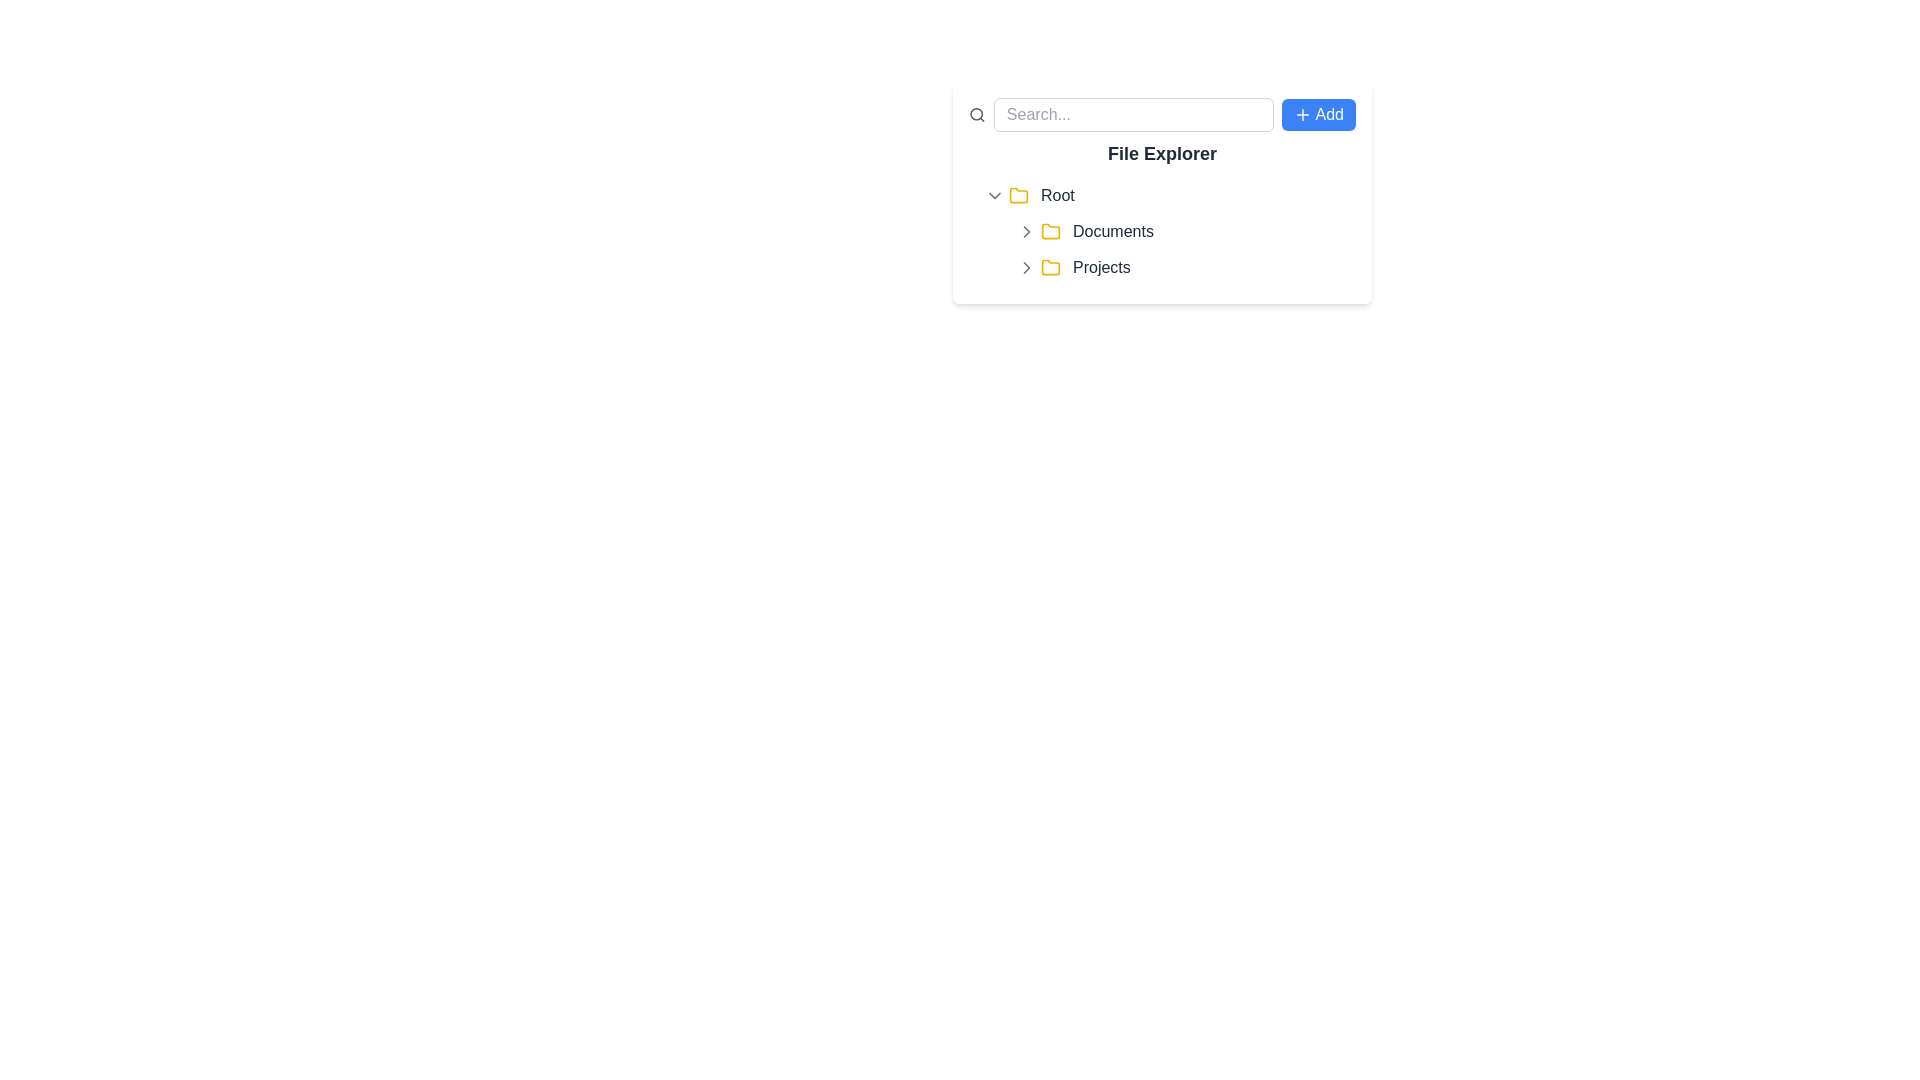  What do you see at coordinates (994, 196) in the screenshot?
I see `the Chevron icon located to the left of the 'Root' folder's yellow folder icon` at bounding box center [994, 196].